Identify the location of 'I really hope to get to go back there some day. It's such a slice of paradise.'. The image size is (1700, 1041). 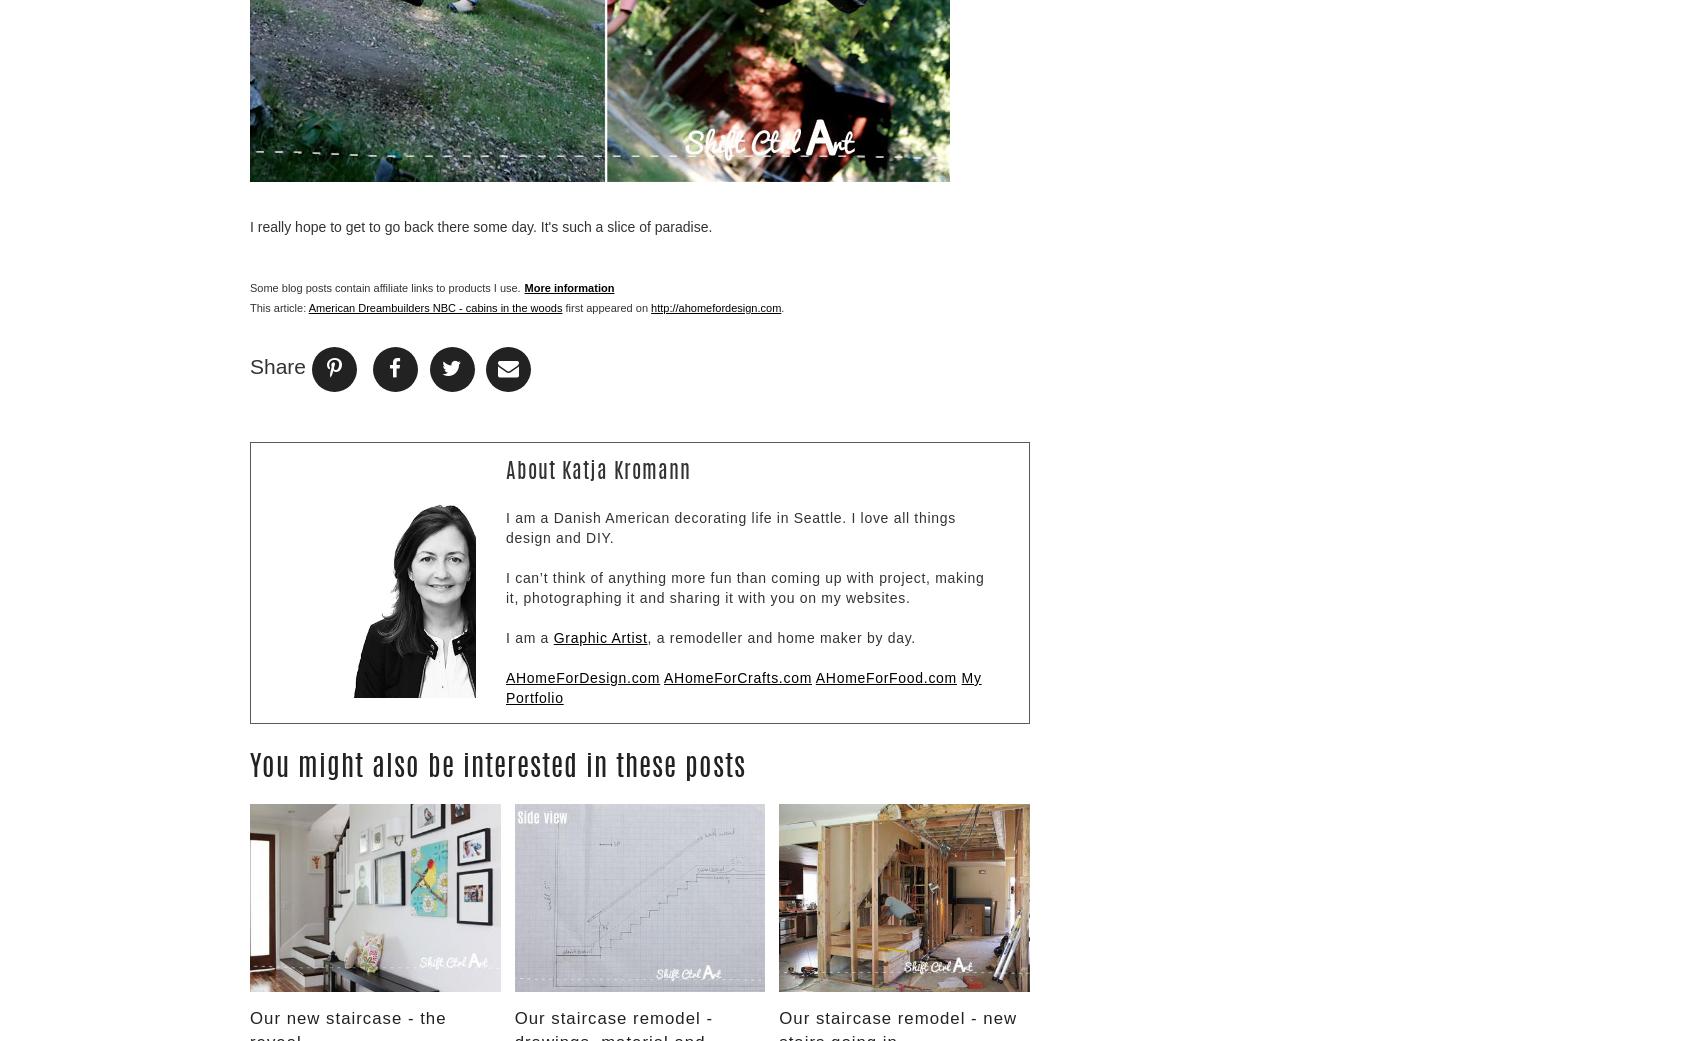
(250, 225).